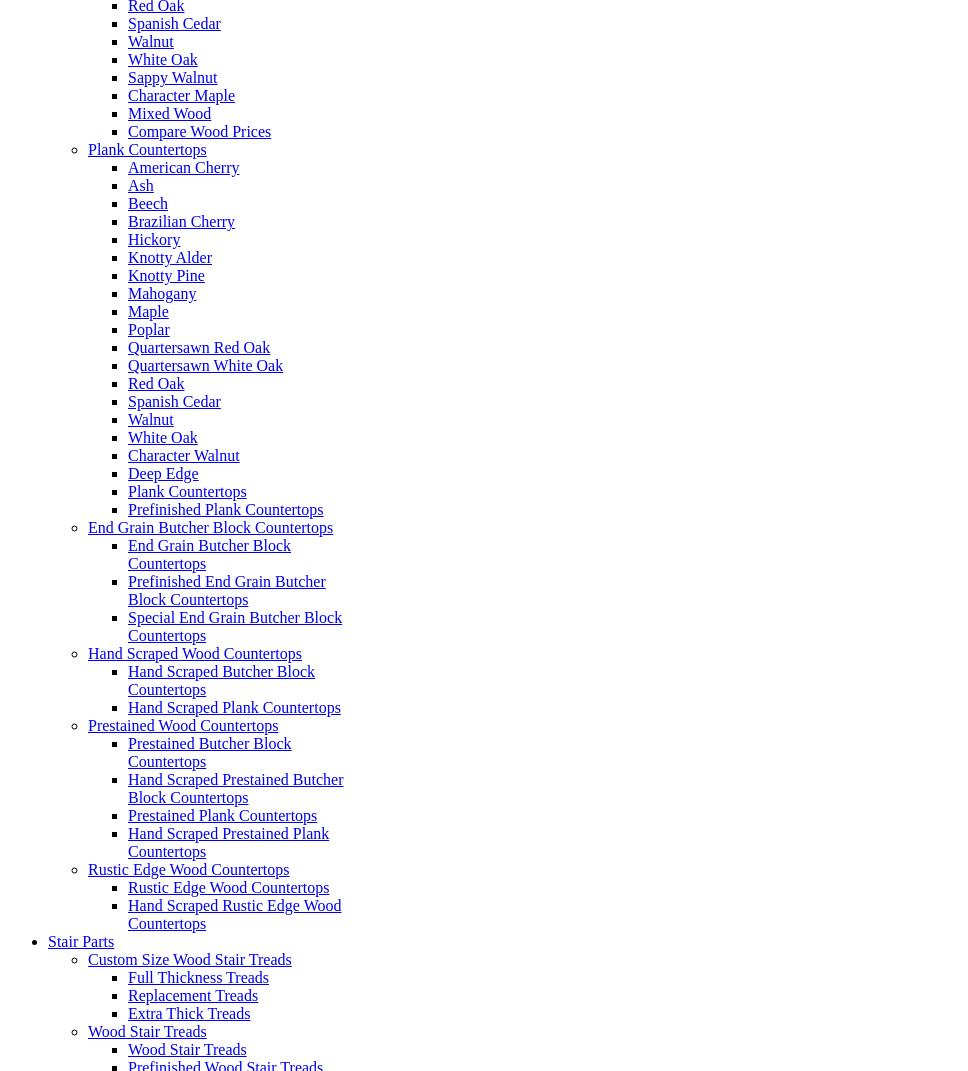 The width and height of the screenshot is (968, 1071). I want to click on 'Prefinished End Grain Butcher Block Countertops', so click(225, 590).